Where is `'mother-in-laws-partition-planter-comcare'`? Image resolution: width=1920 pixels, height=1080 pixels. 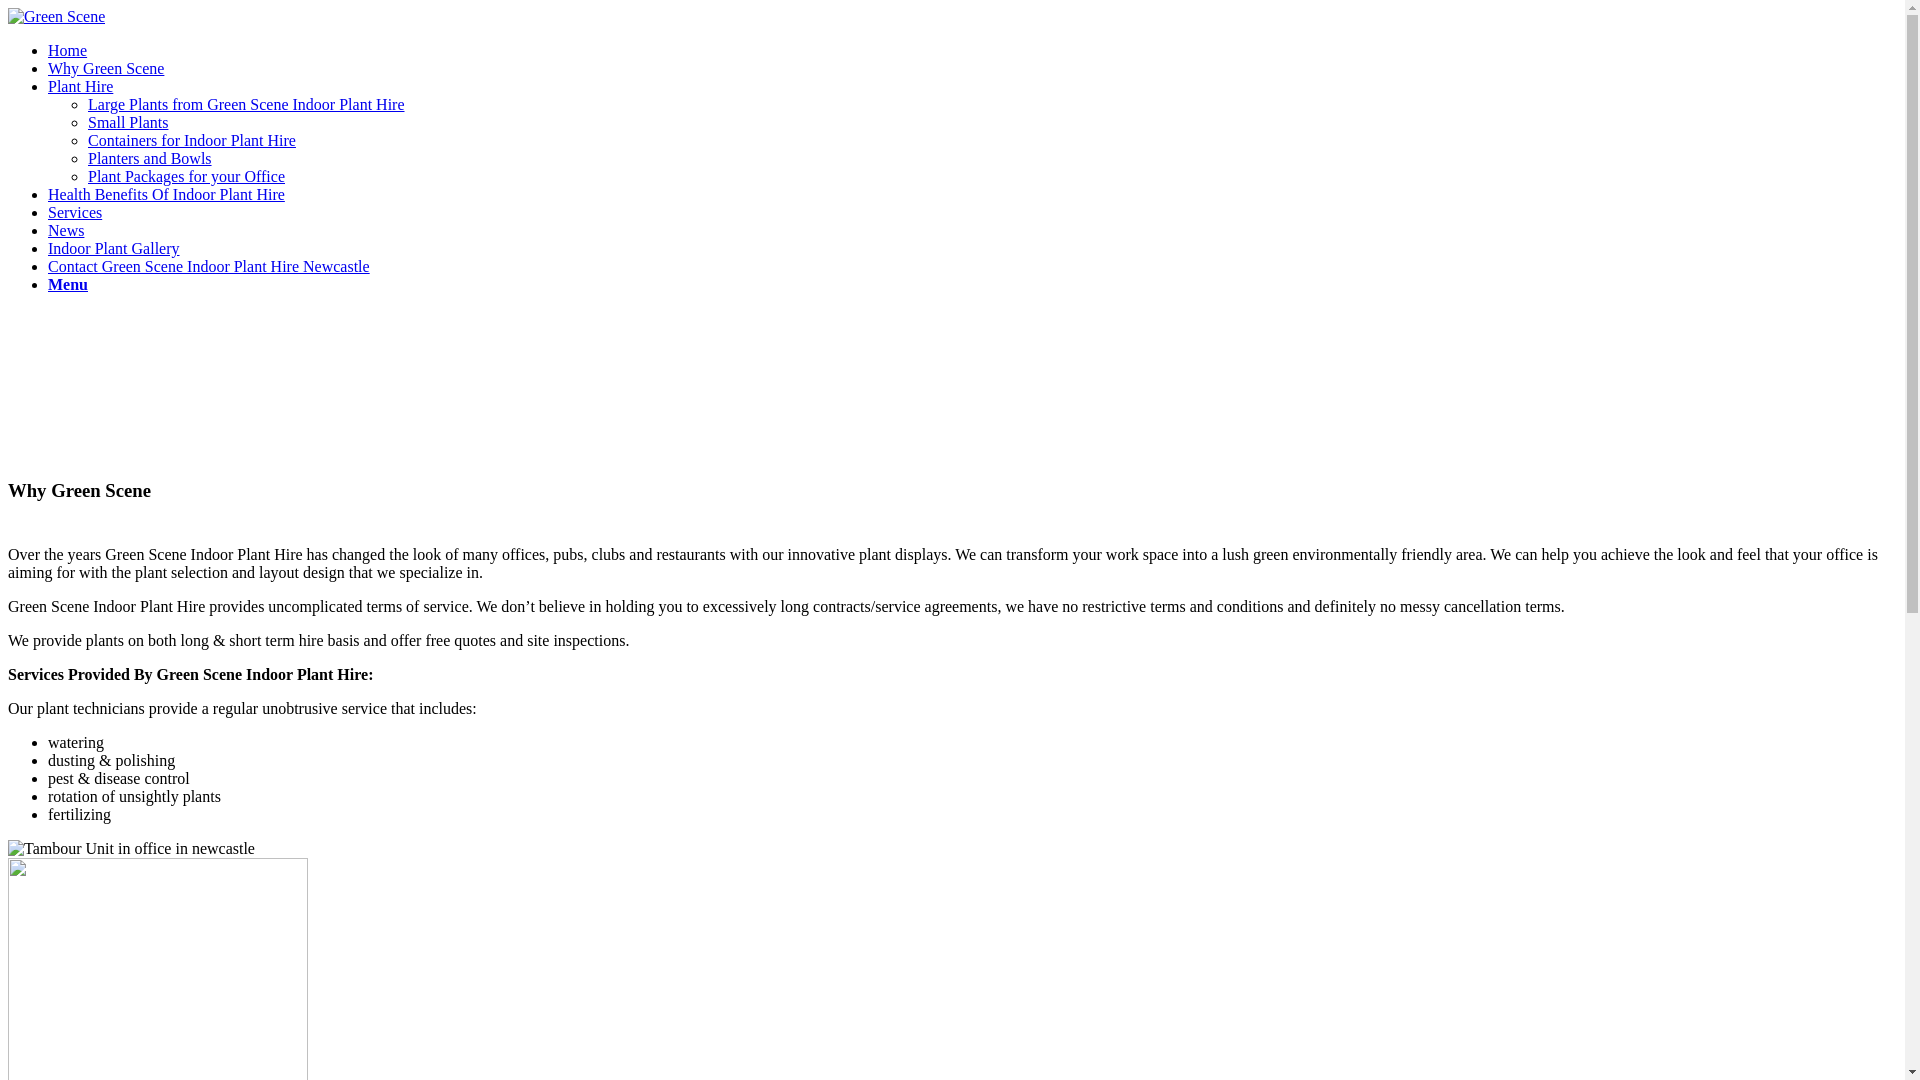 'mother-in-laws-partition-planter-comcare' is located at coordinates (130, 848).